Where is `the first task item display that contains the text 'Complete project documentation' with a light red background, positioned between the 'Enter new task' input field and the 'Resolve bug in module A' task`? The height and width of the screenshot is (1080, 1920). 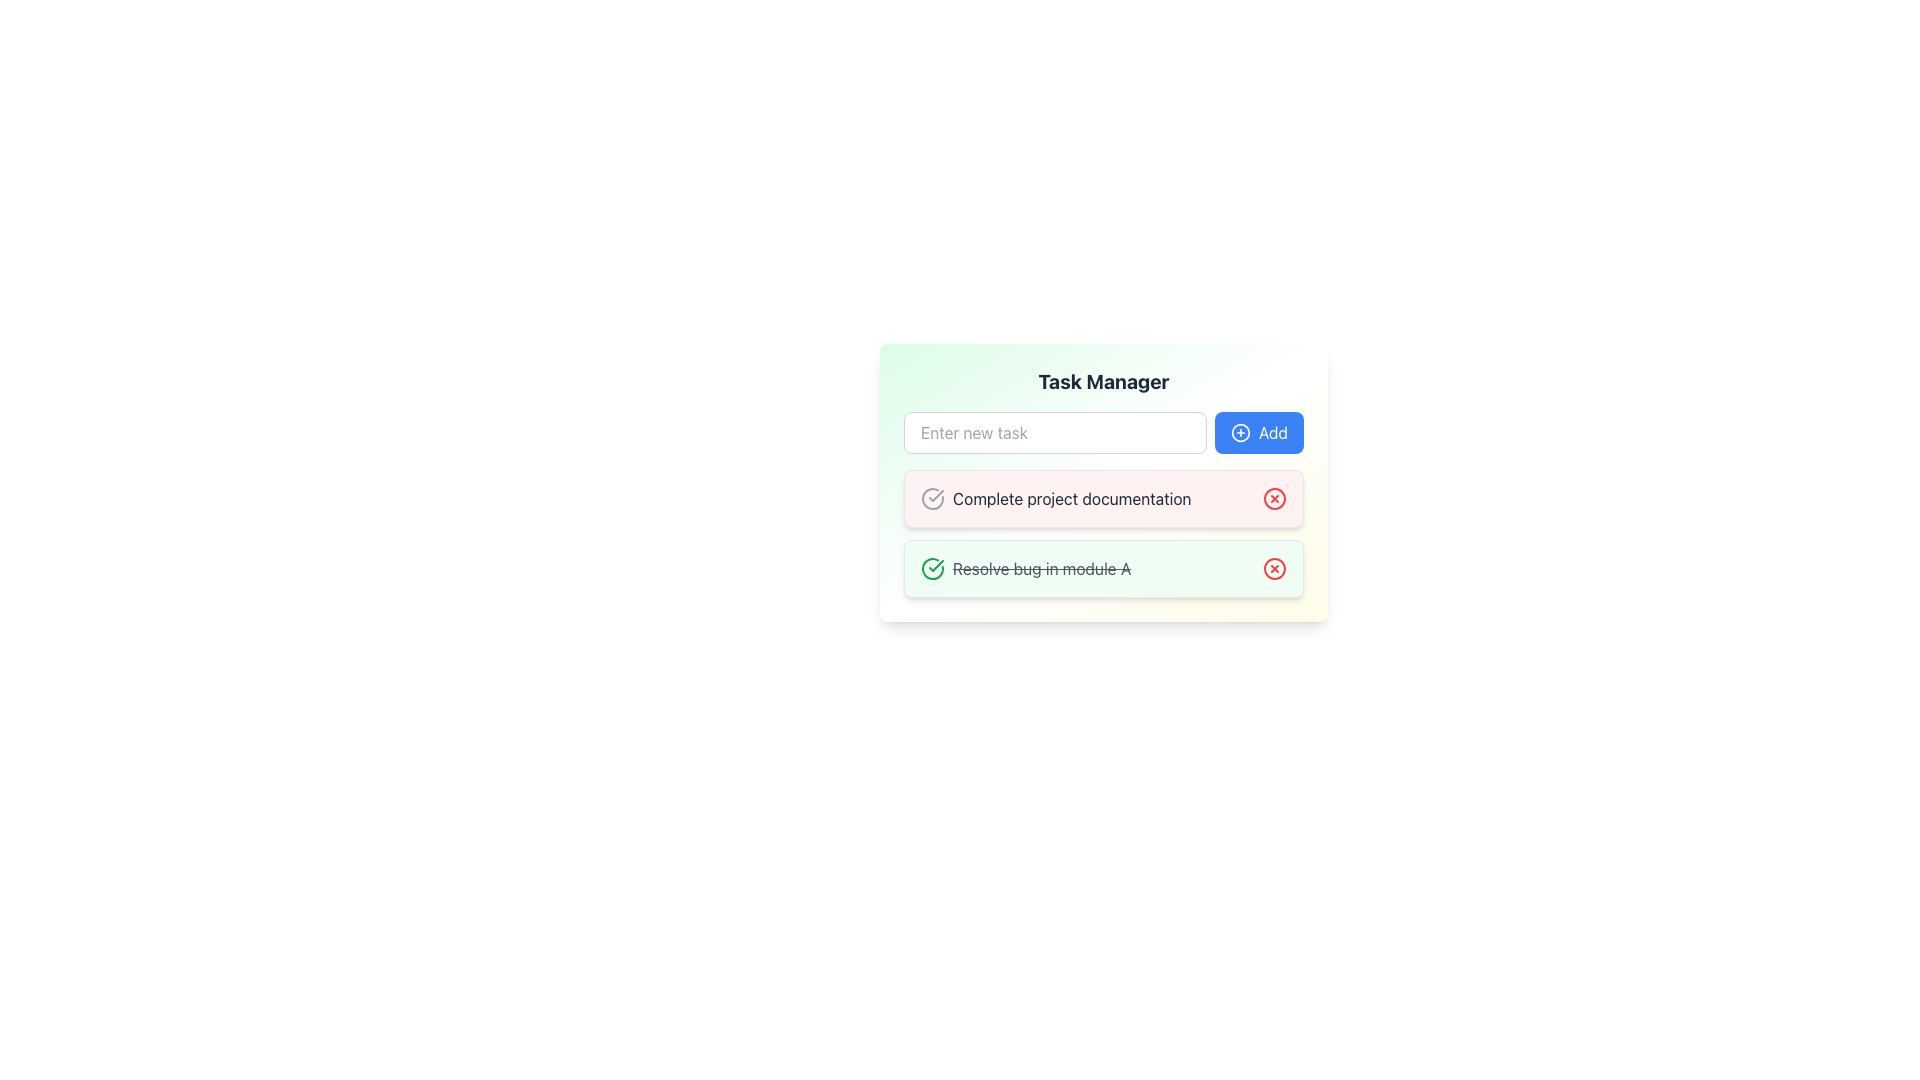
the first task item display that contains the text 'Complete project documentation' with a light red background, positioned between the 'Enter new task' input field and the 'Resolve bug in module A' task is located at coordinates (1103, 504).